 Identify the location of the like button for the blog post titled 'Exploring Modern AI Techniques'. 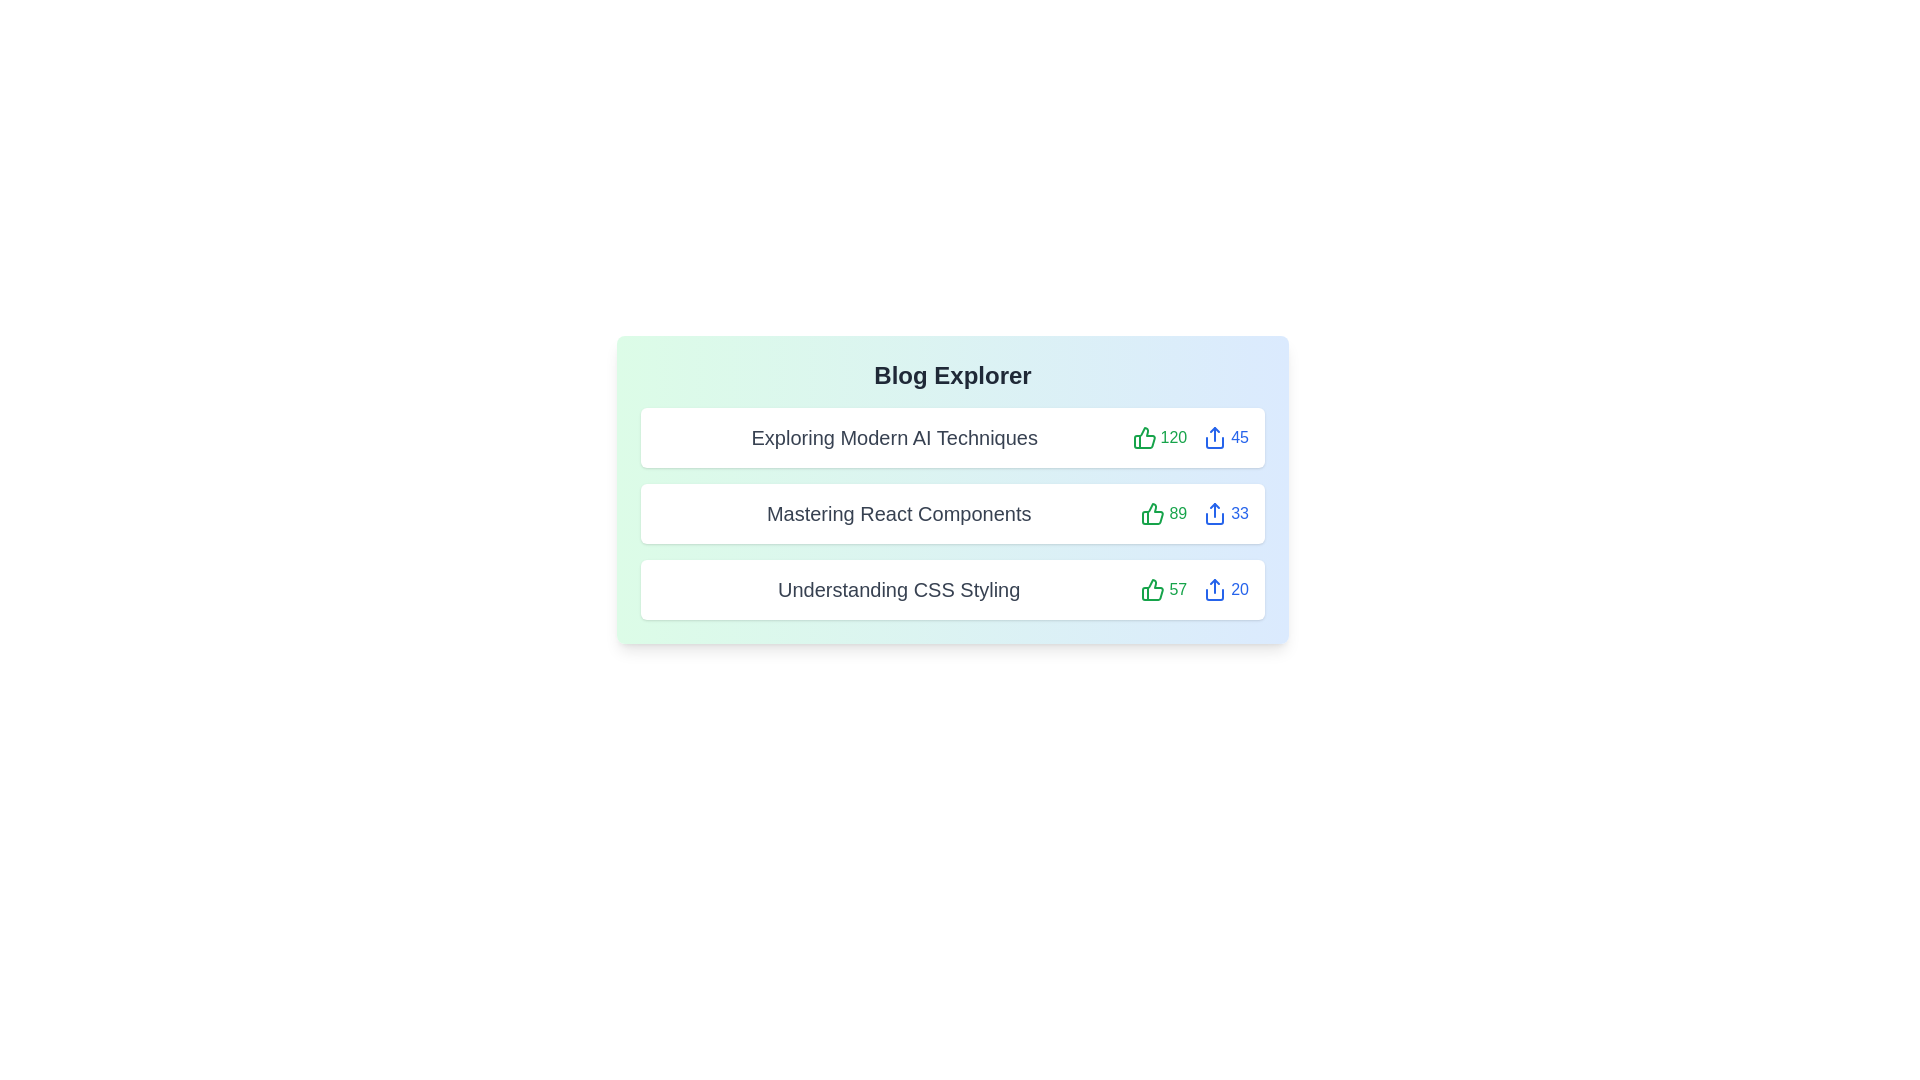
(1159, 437).